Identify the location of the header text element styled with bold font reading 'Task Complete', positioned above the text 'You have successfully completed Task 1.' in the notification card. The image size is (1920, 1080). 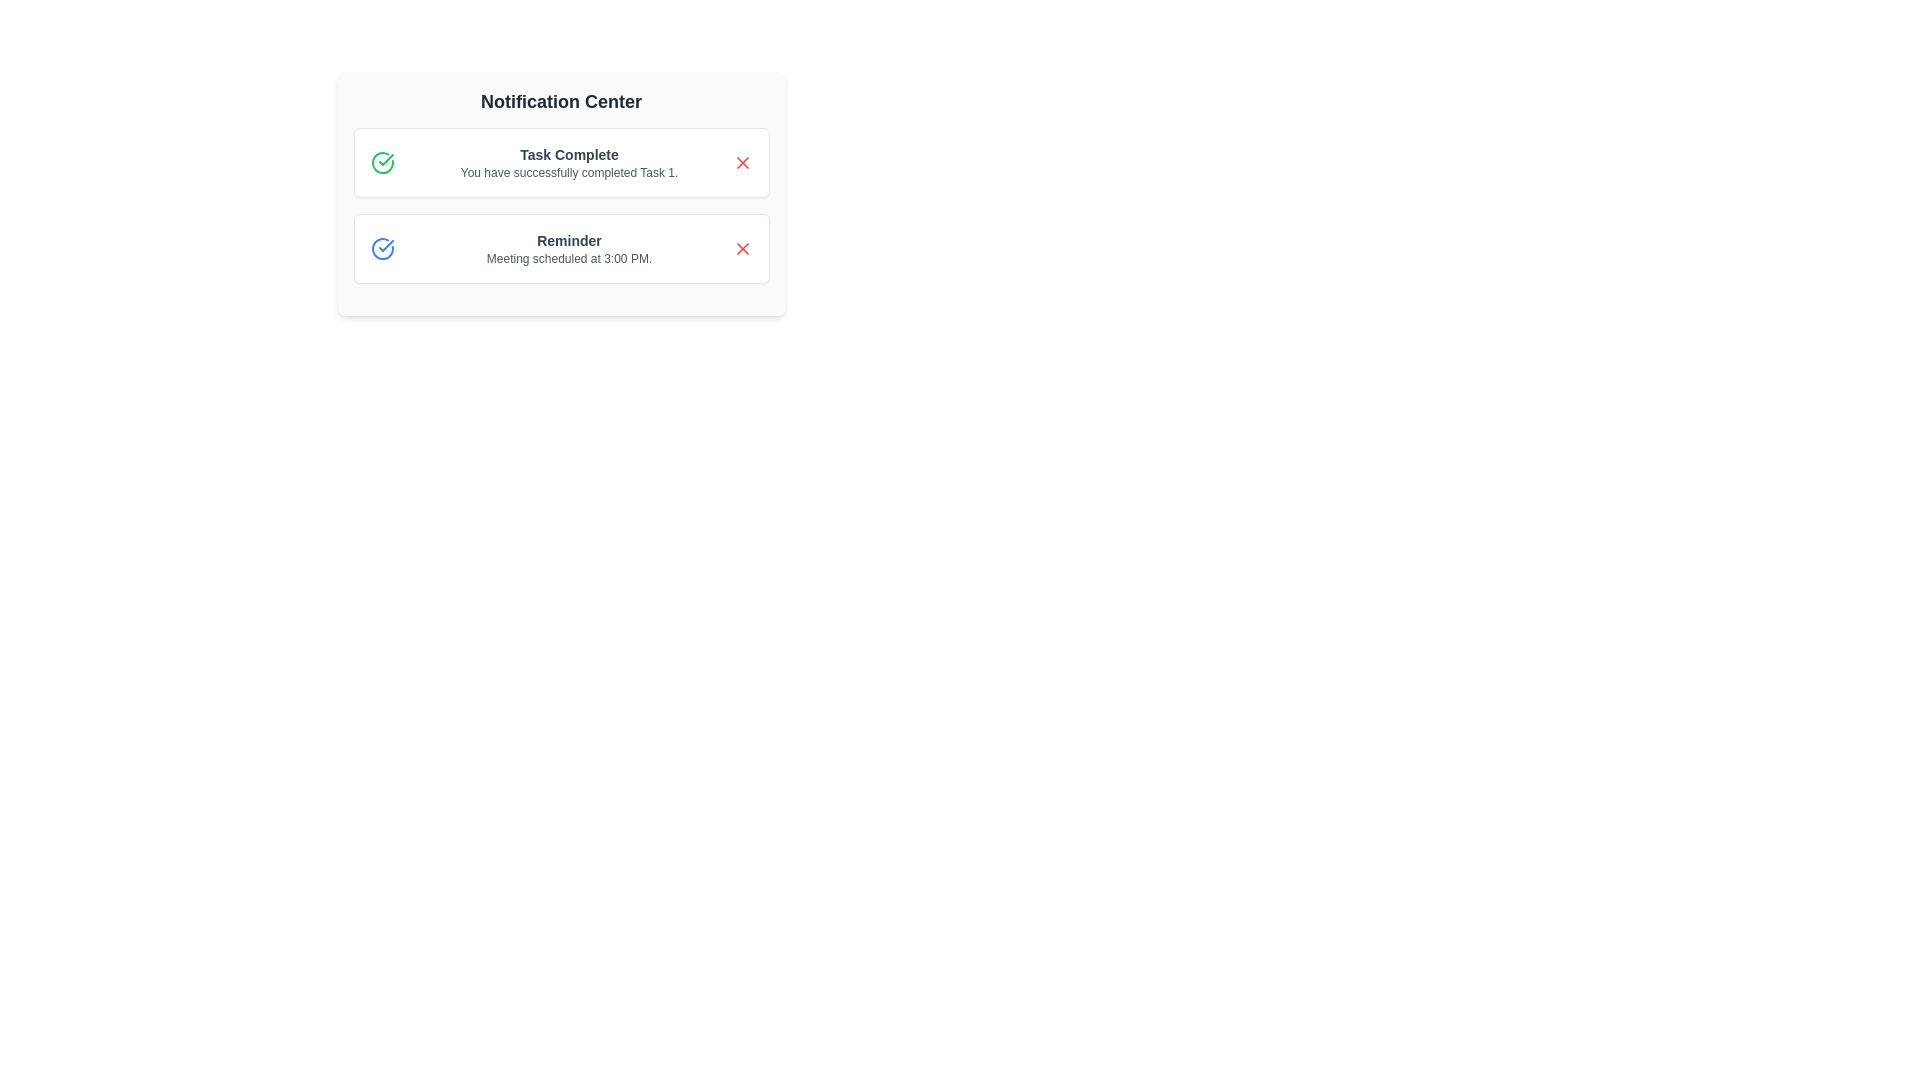
(568, 153).